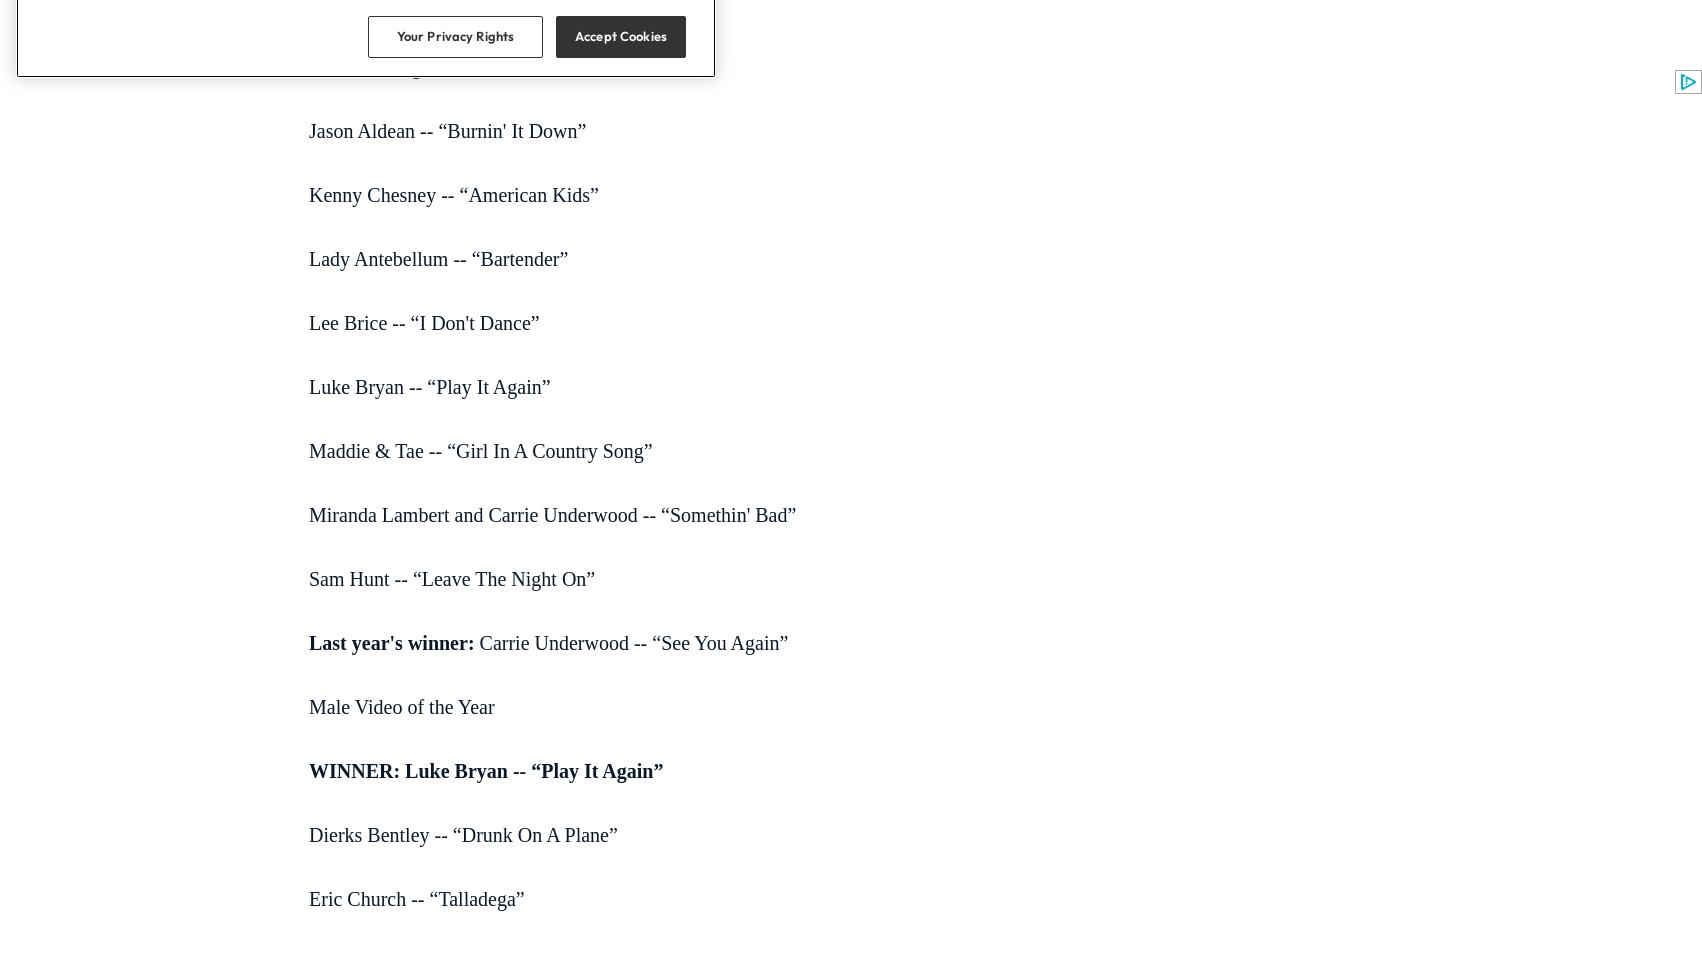  I want to click on 'Lady Antebellum -- “Bartender”', so click(437, 256).